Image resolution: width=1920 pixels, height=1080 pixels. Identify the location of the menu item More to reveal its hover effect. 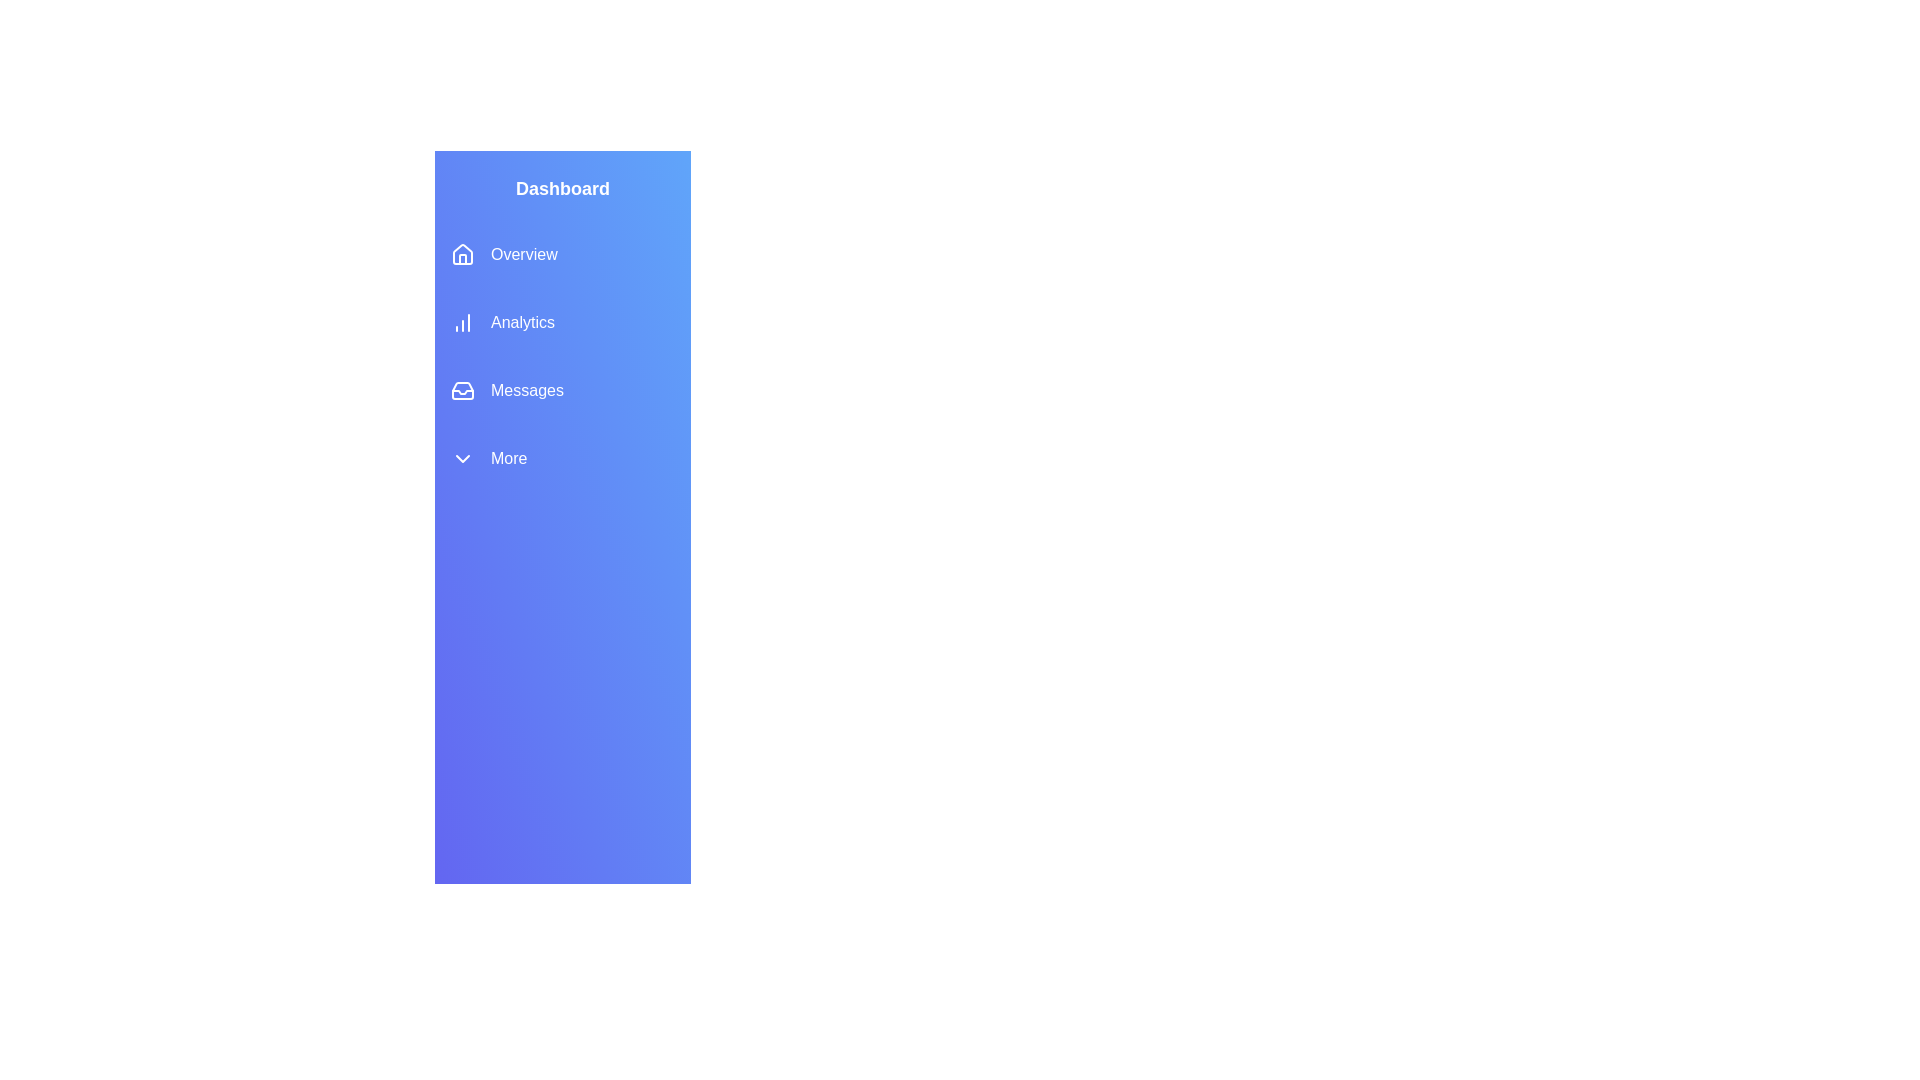
(561, 459).